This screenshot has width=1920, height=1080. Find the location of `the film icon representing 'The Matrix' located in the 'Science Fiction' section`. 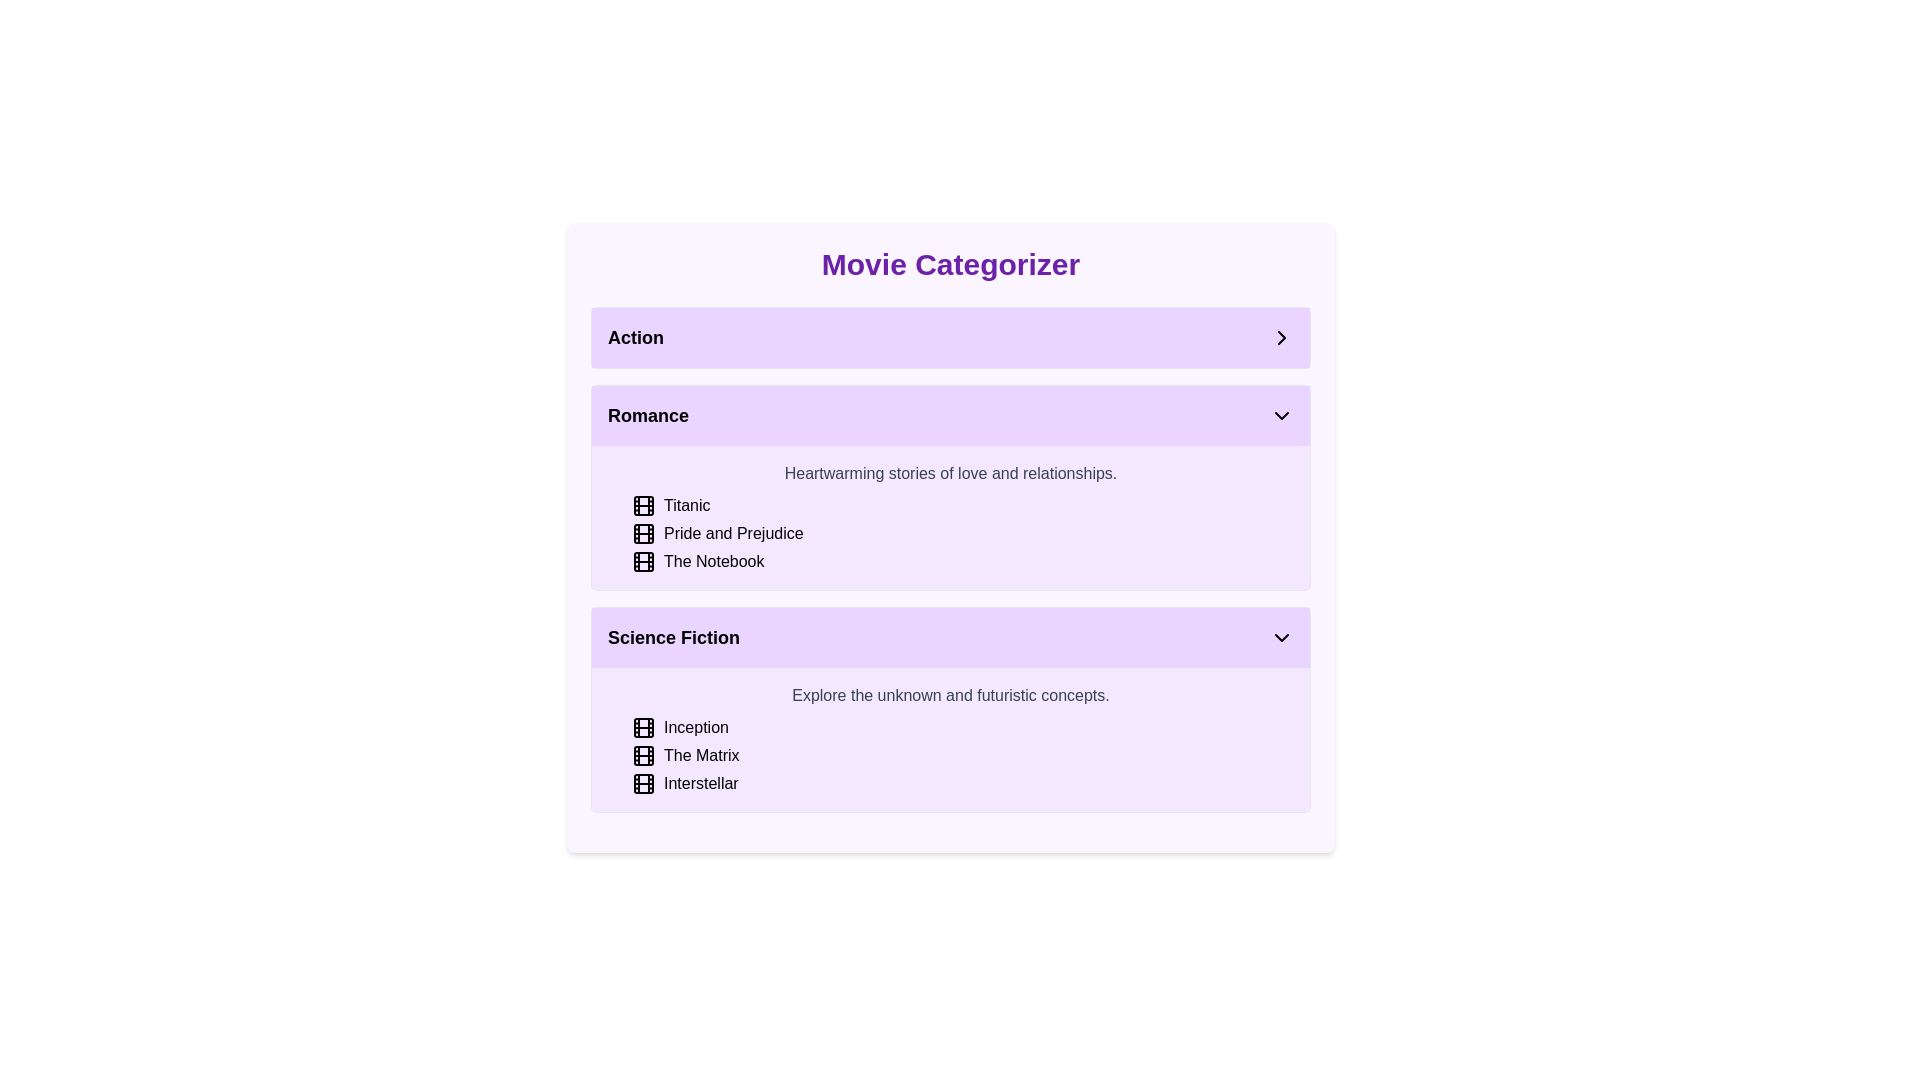

the film icon representing 'The Matrix' located in the 'Science Fiction' section is located at coordinates (643, 756).